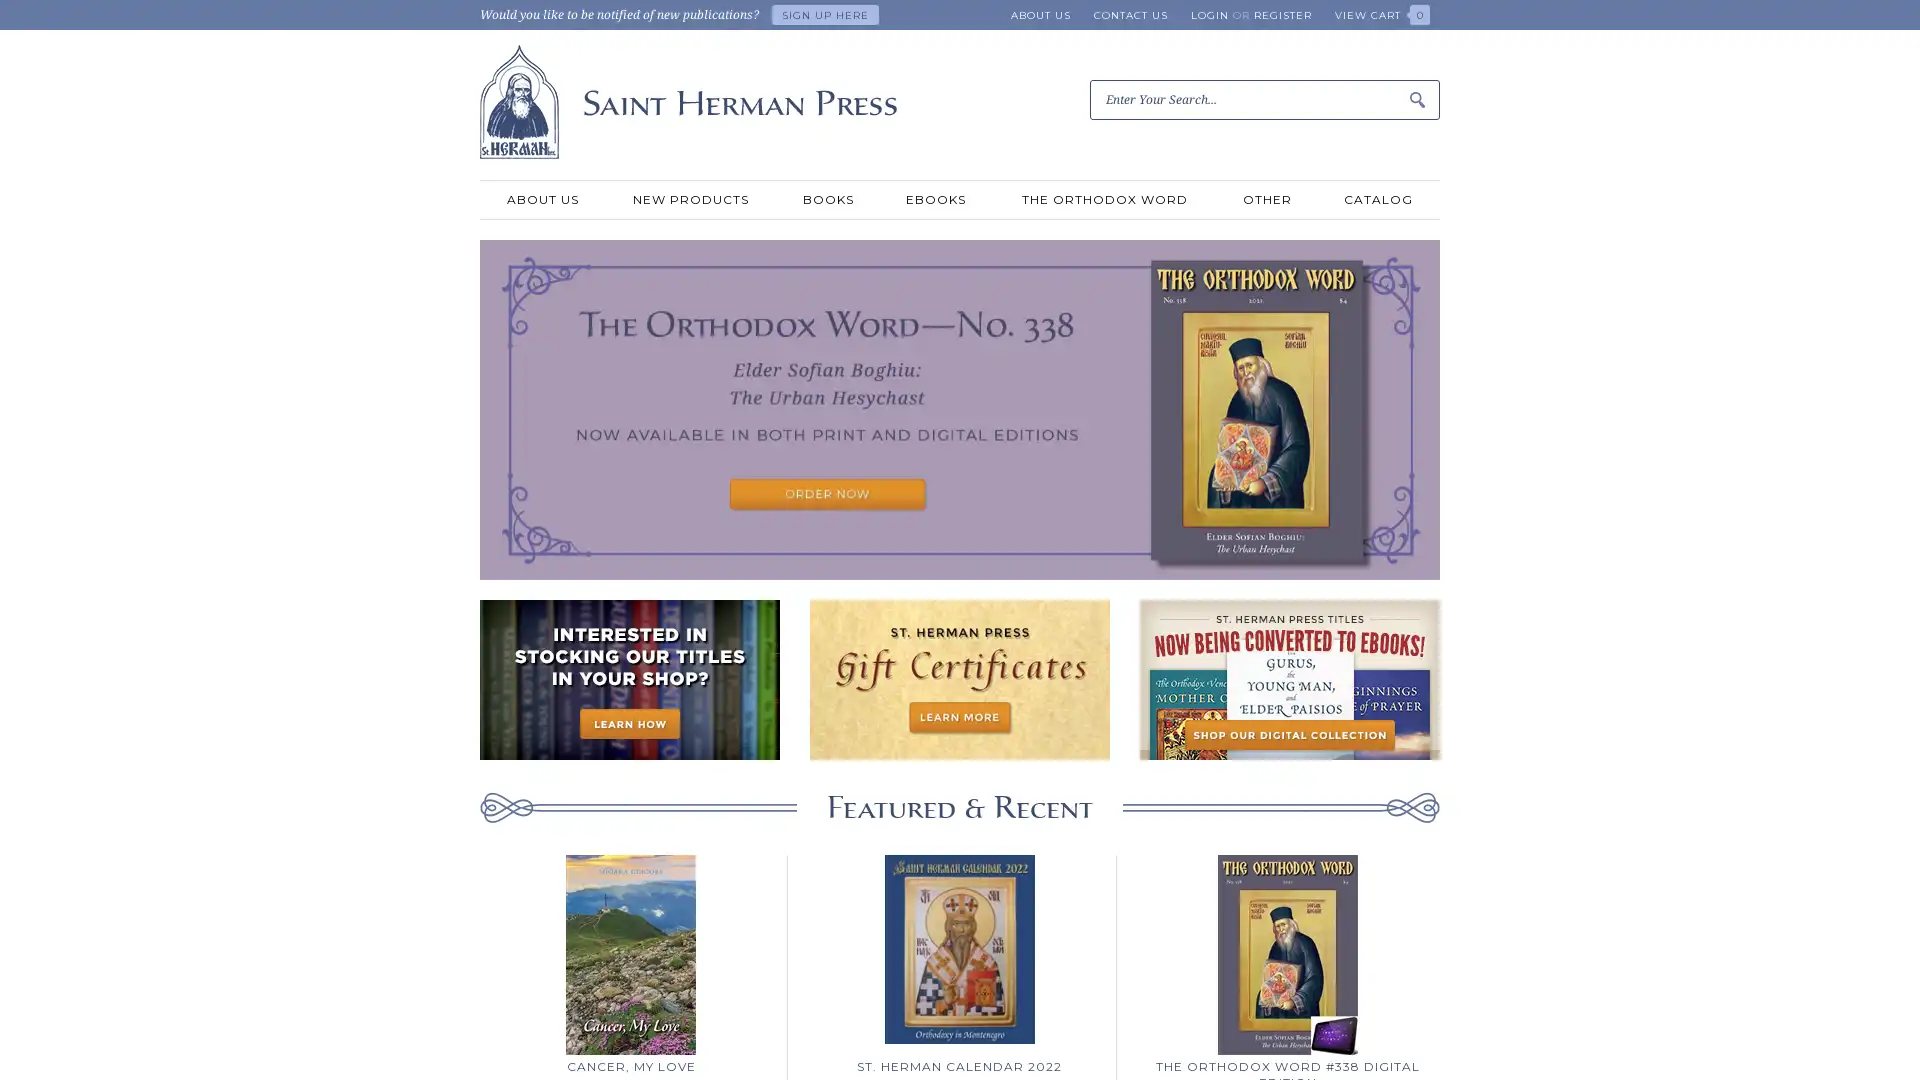 The width and height of the screenshot is (1920, 1080). Describe the element at coordinates (1416, 100) in the screenshot. I see `Submit` at that location.